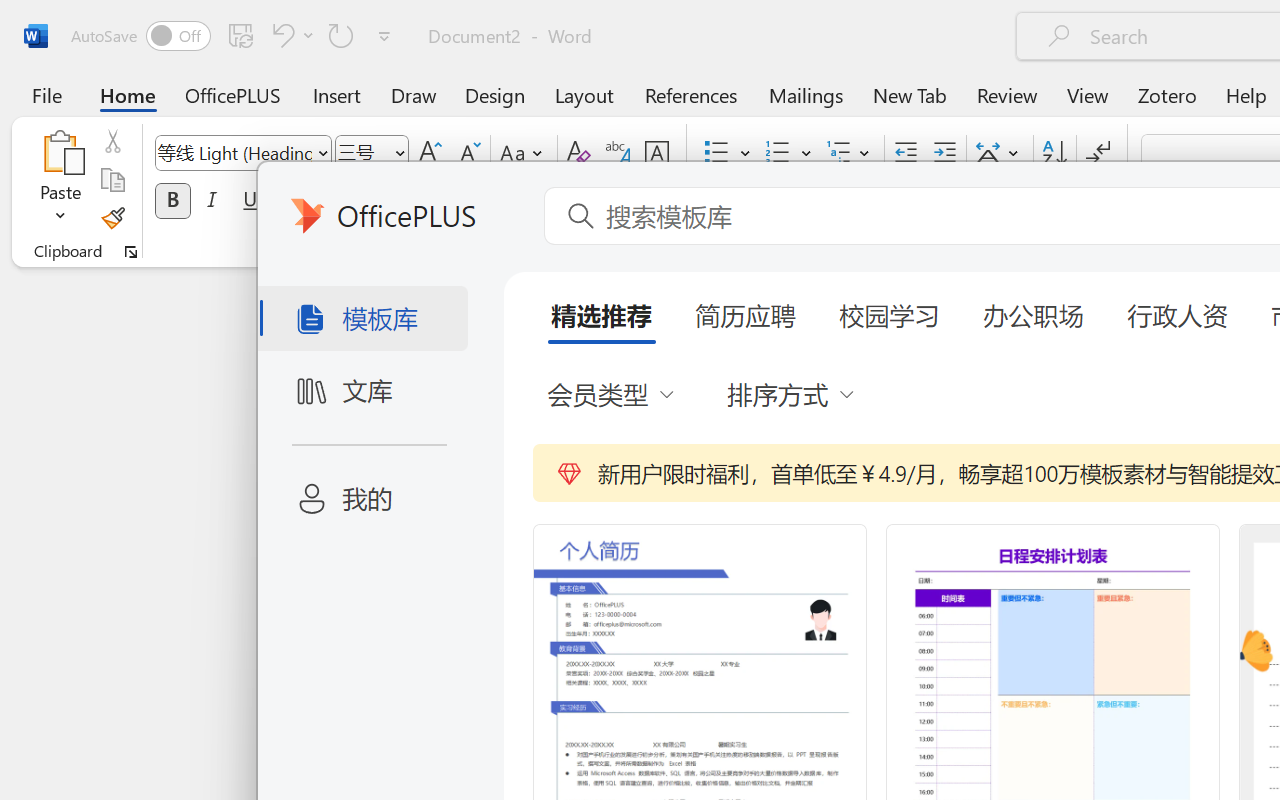 The width and height of the screenshot is (1280, 800). What do you see at coordinates (691, 94) in the screenshot?
I see `'References'` at bounding box center [691, 94].